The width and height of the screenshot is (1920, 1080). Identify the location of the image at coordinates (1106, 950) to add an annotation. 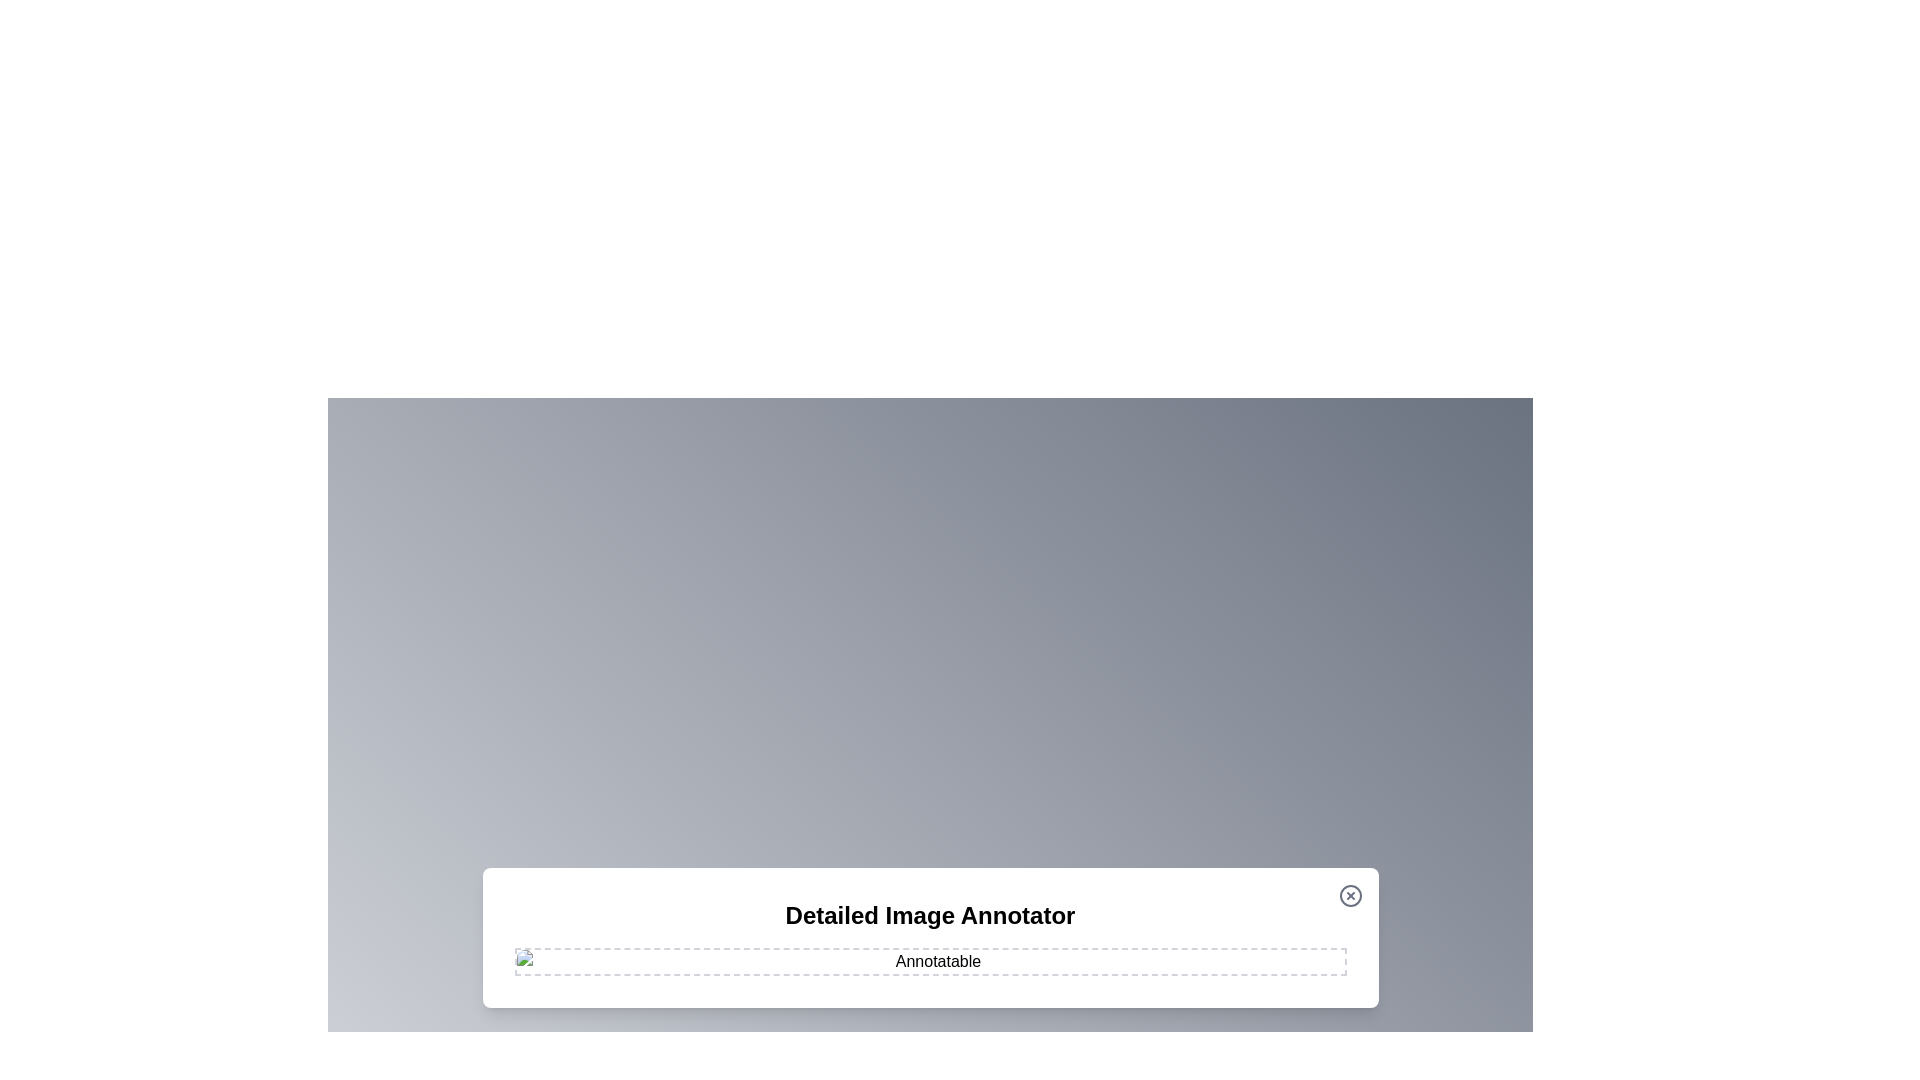
(1104, 948).